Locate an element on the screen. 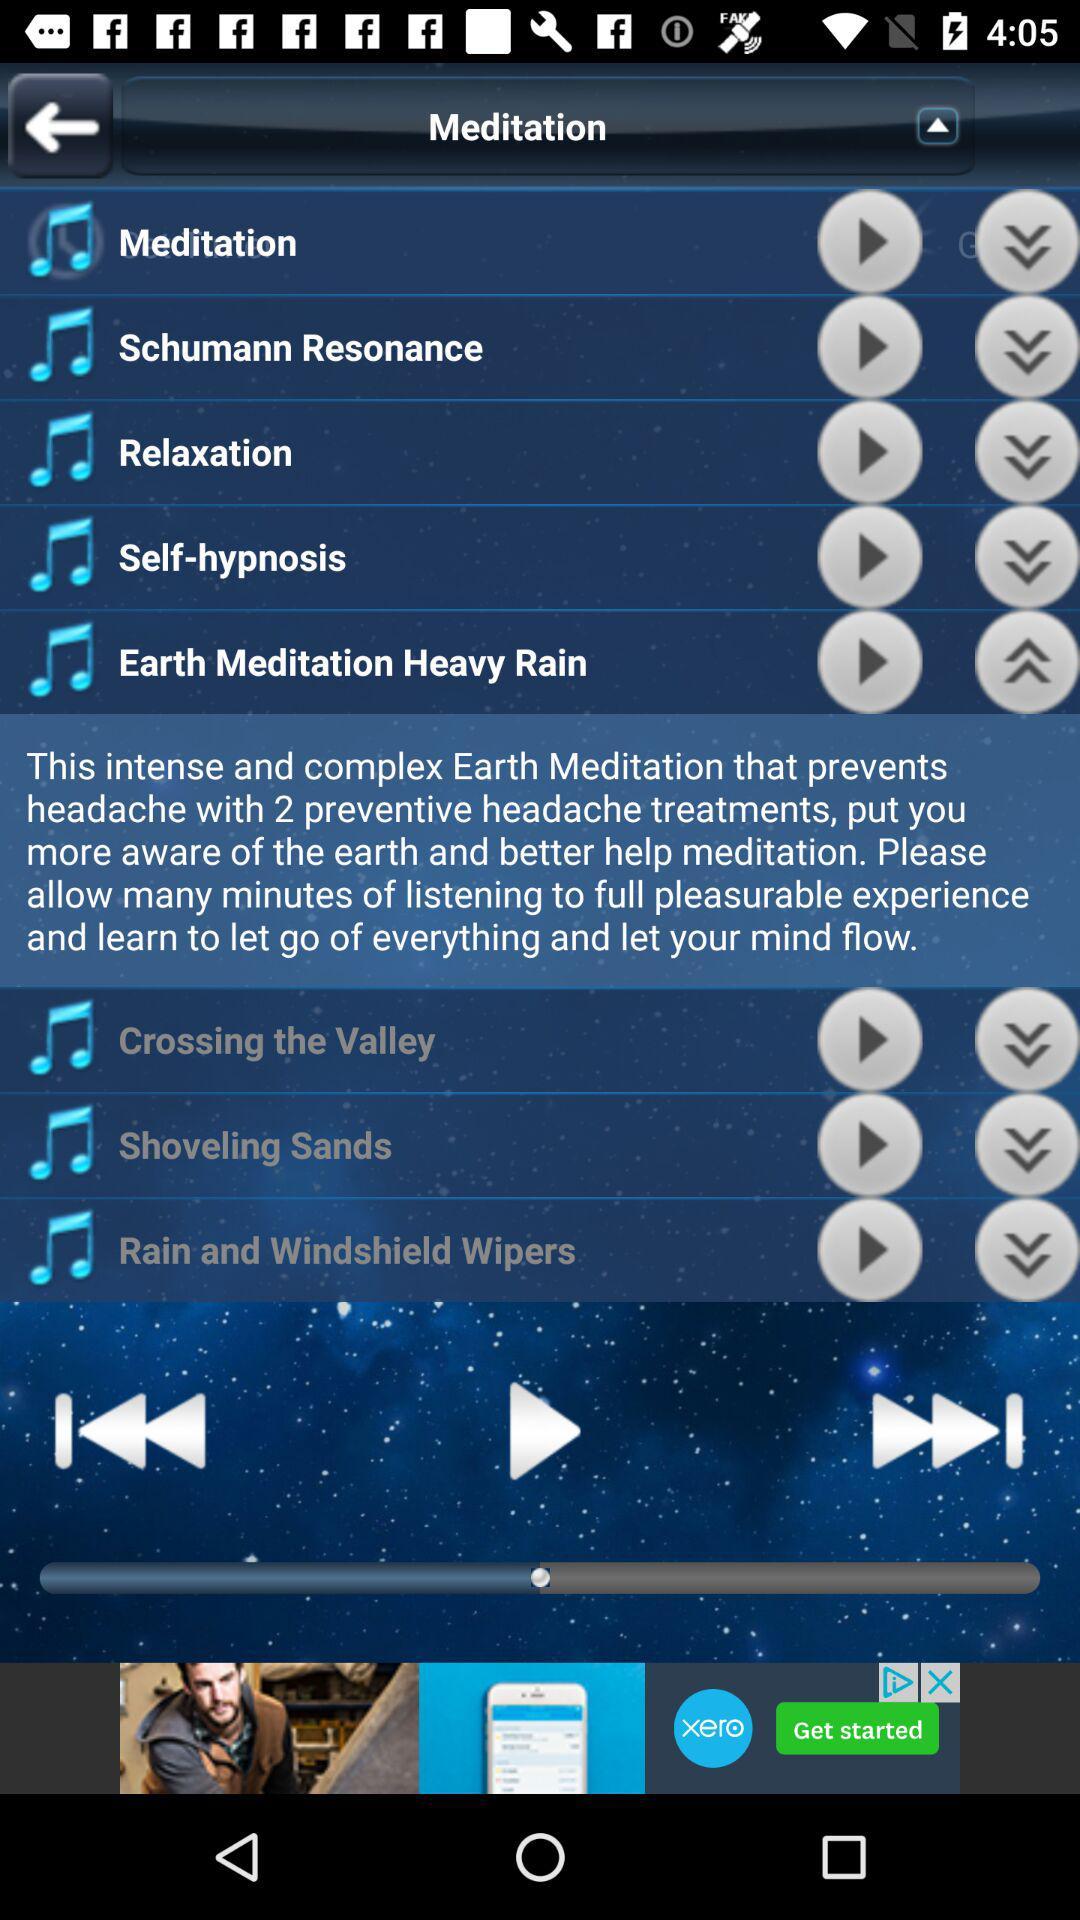 This screenshot has height=1920, width=1080. song is located at coordinates (869, 556).